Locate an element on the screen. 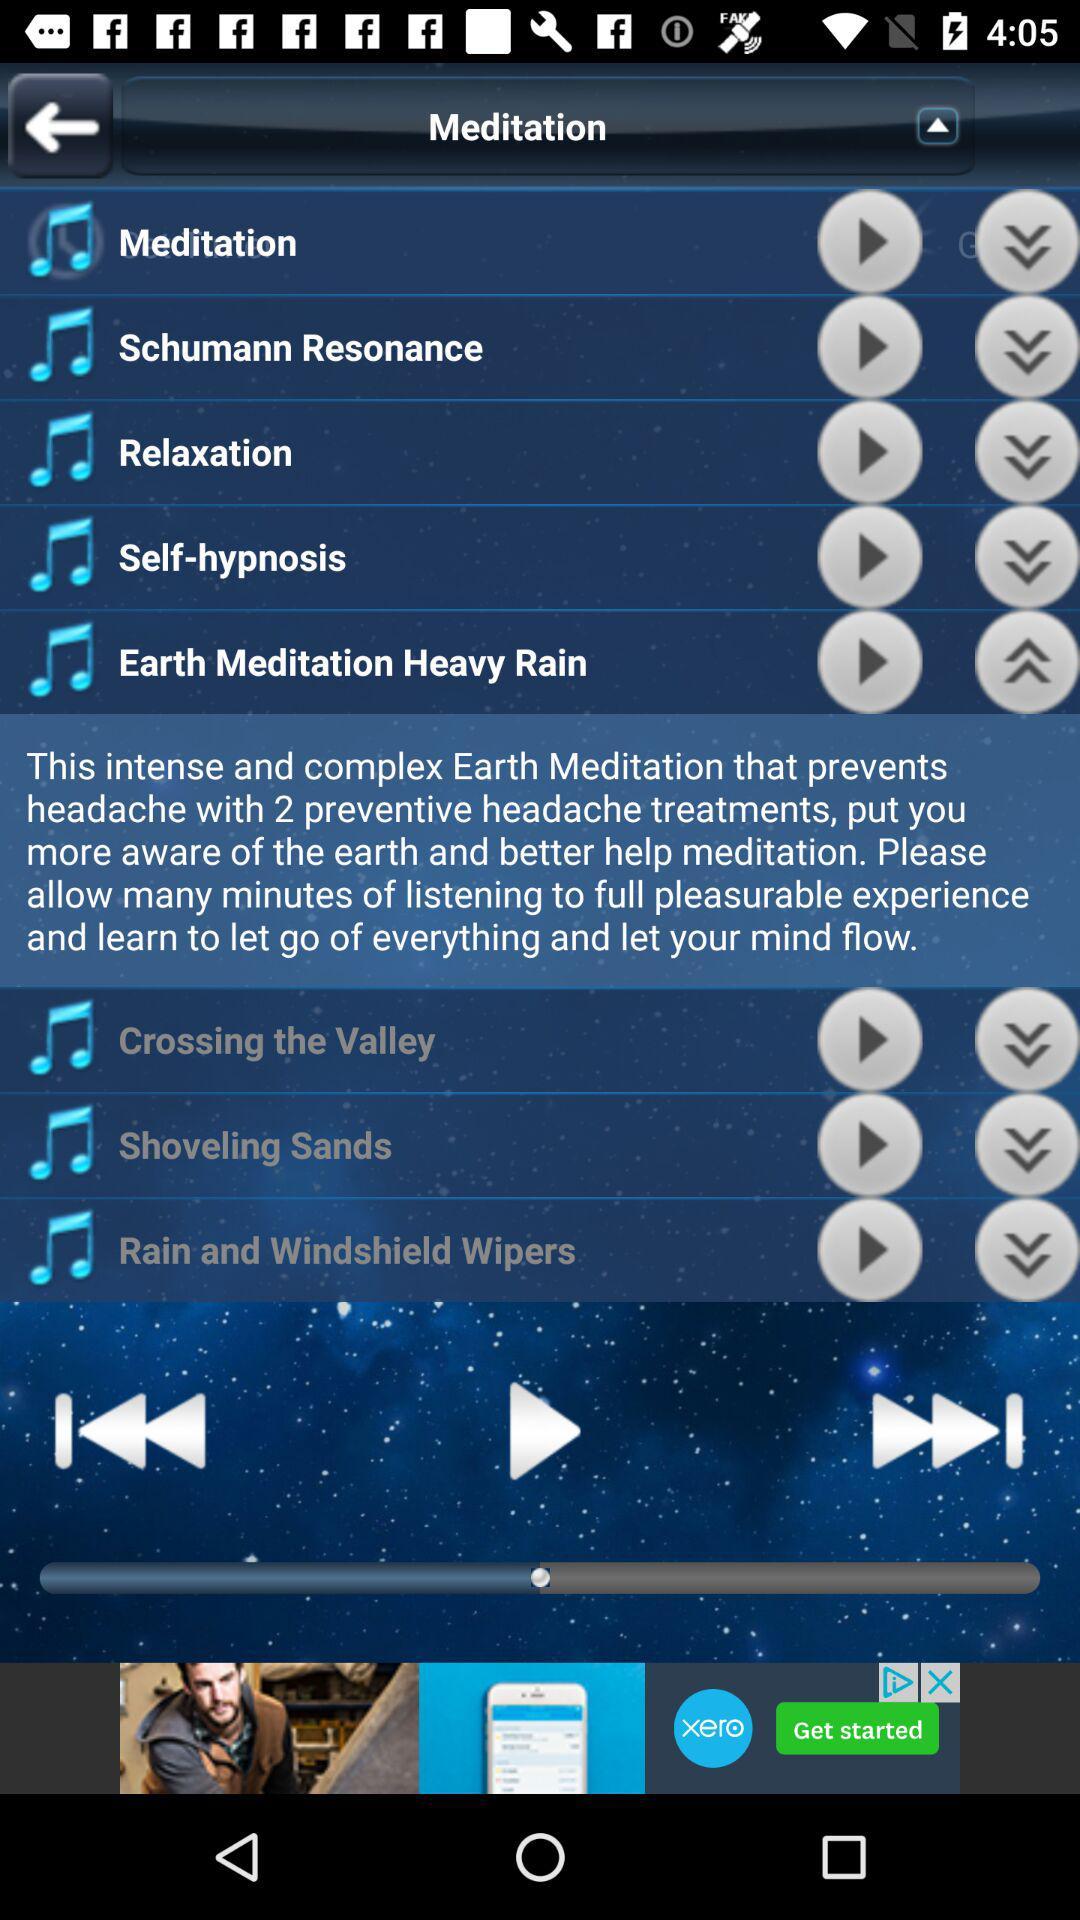 This screenshot has height=1920, width=1080. song is located at coordinates (869, 556).